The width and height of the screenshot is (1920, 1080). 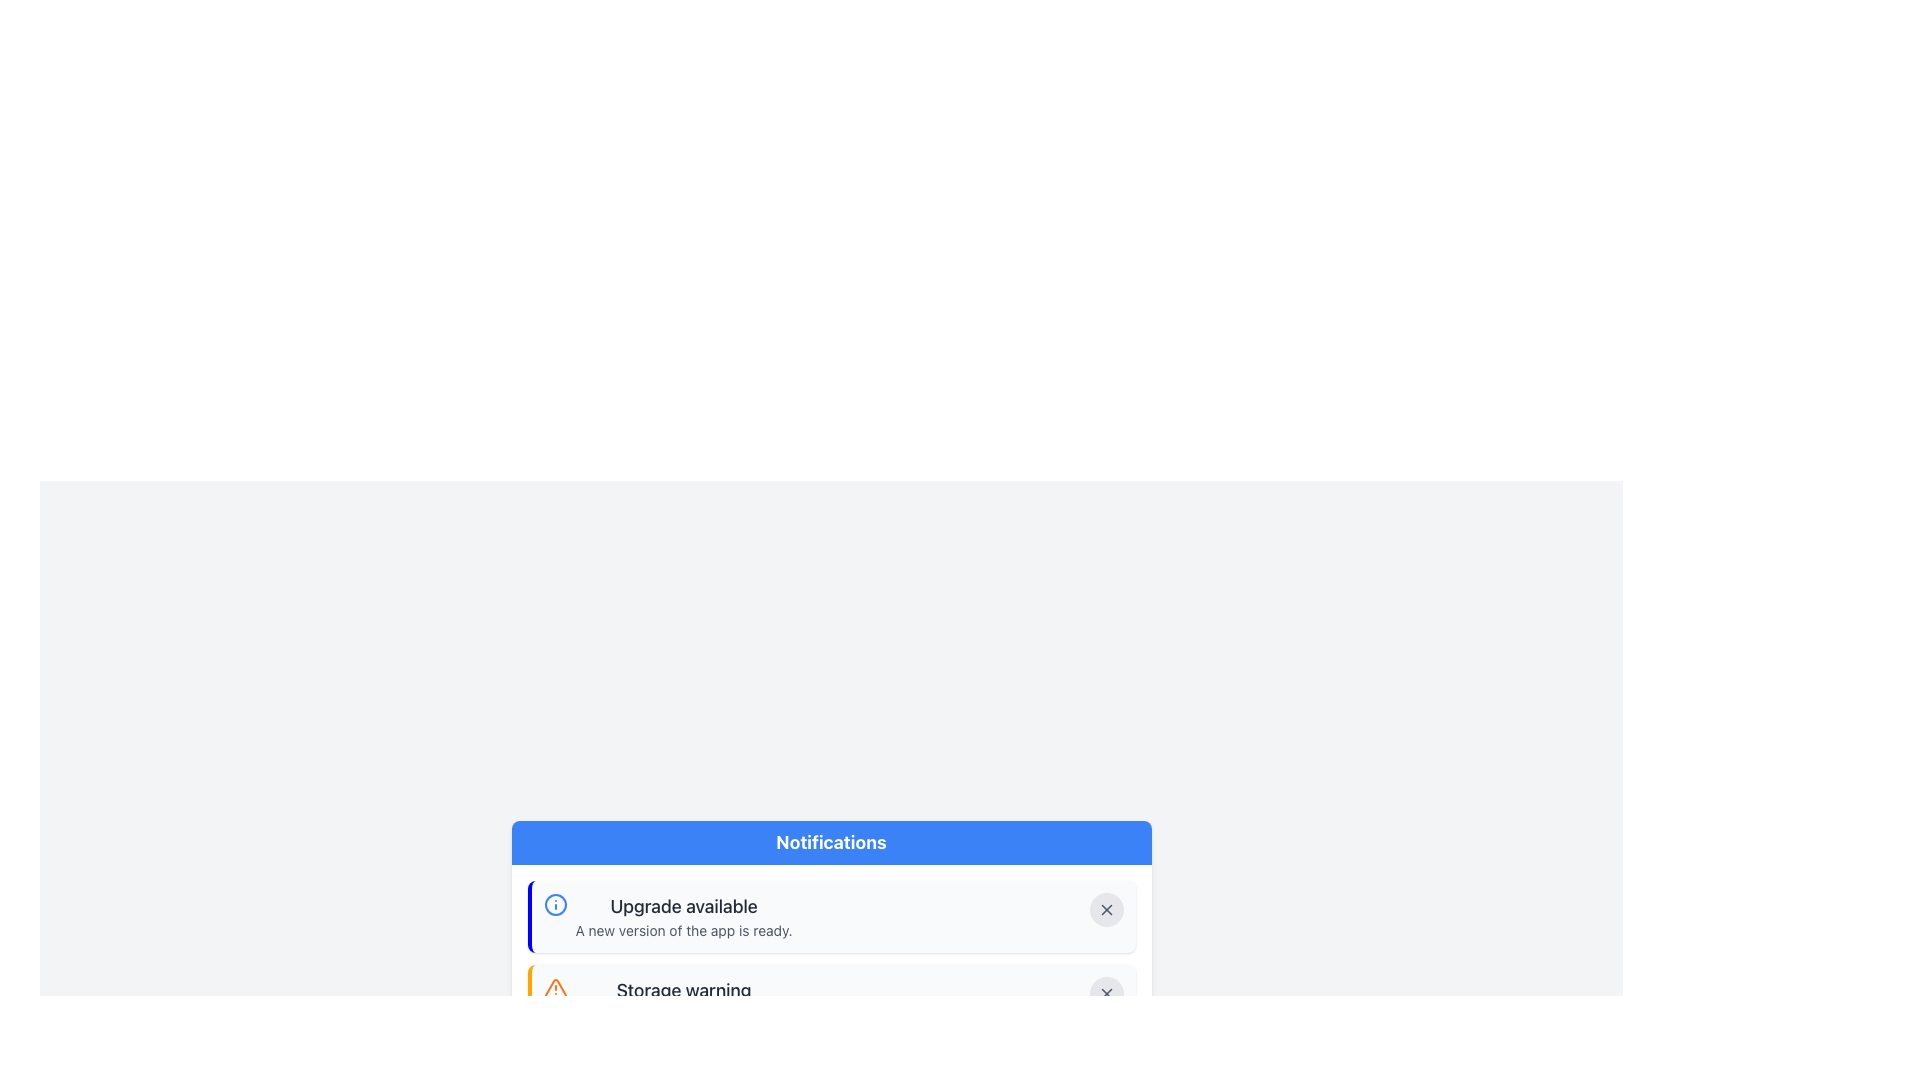 I want to click on the Text Label displaying 'Upgrade available' located in the upper section of the notification card, so click(x=684, y=906).